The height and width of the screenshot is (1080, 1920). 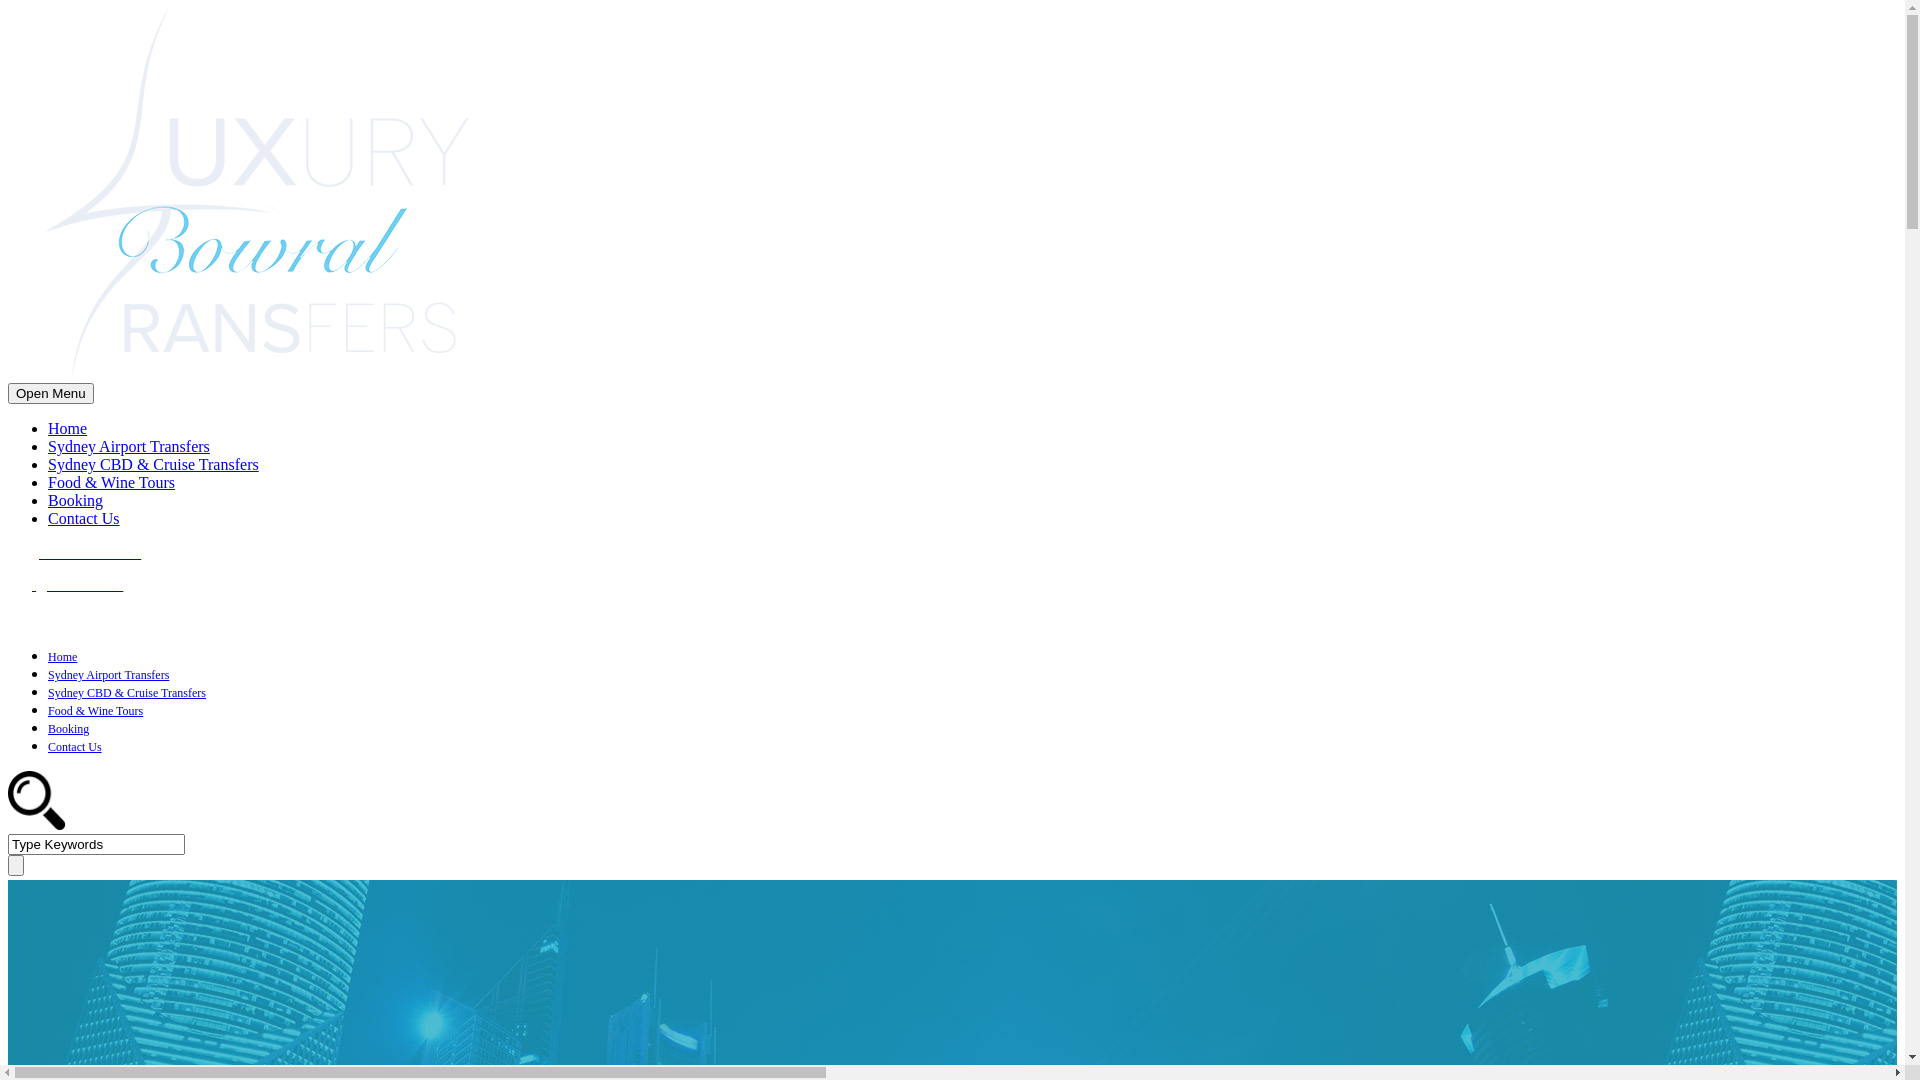 I want to click on 'Booking', so click(x=75, y=499).